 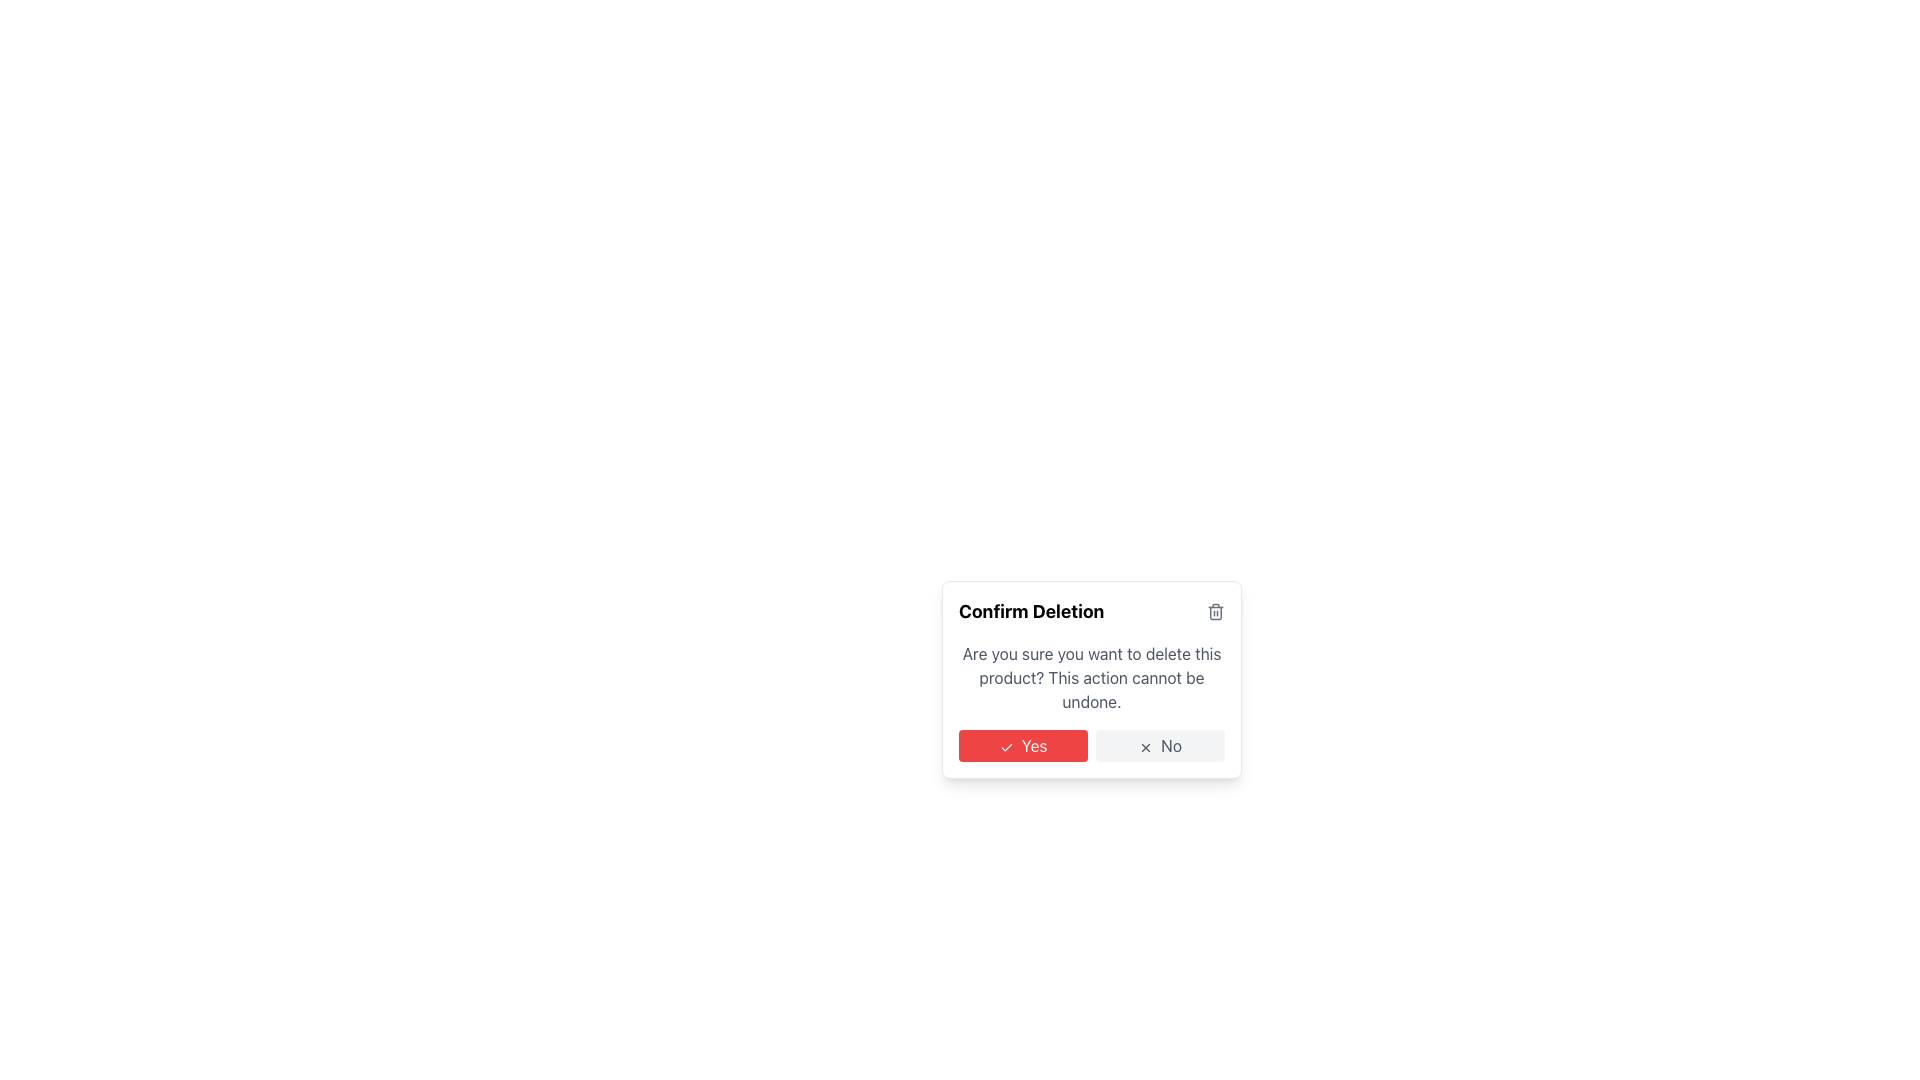 What do you see at coordinates (1006, 747) in the screenshot?
I see `the red checkmark SVG icon located within the 'Yes' button at the bottom left of the confirmation dialog` at bounding box center [1006, 747].